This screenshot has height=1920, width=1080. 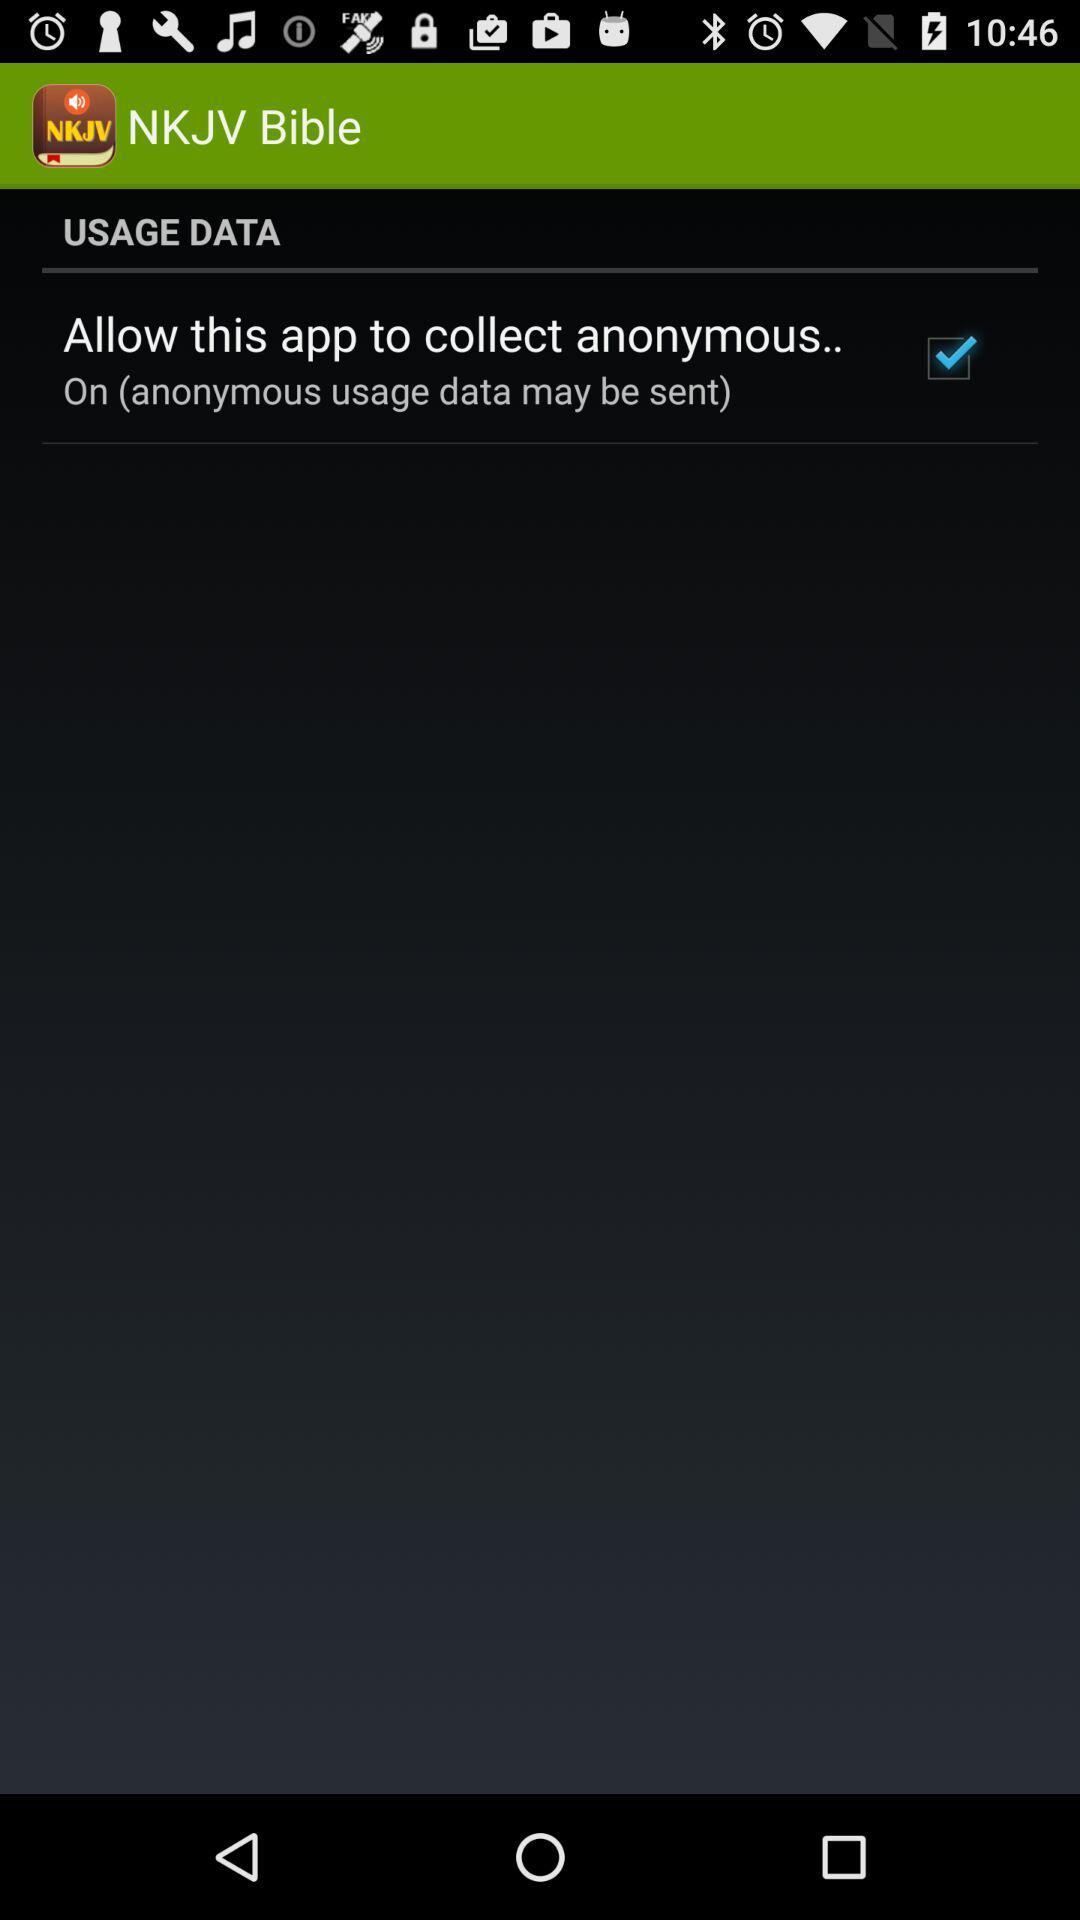 I want to click on item below usage data, so click(x=947, y=358).